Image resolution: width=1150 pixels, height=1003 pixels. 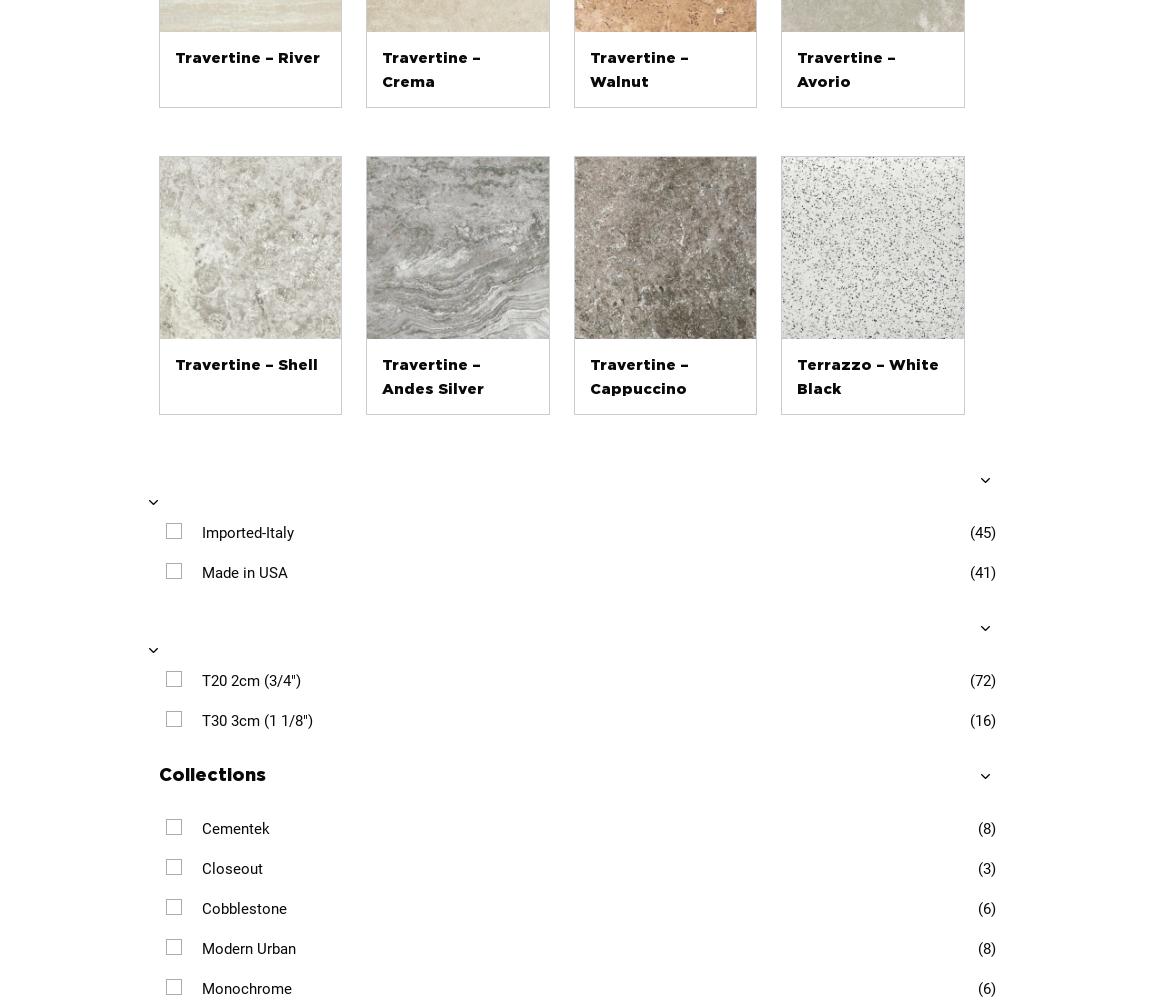 I want to click on 'Travertine – River', so click(x=245, y=58).